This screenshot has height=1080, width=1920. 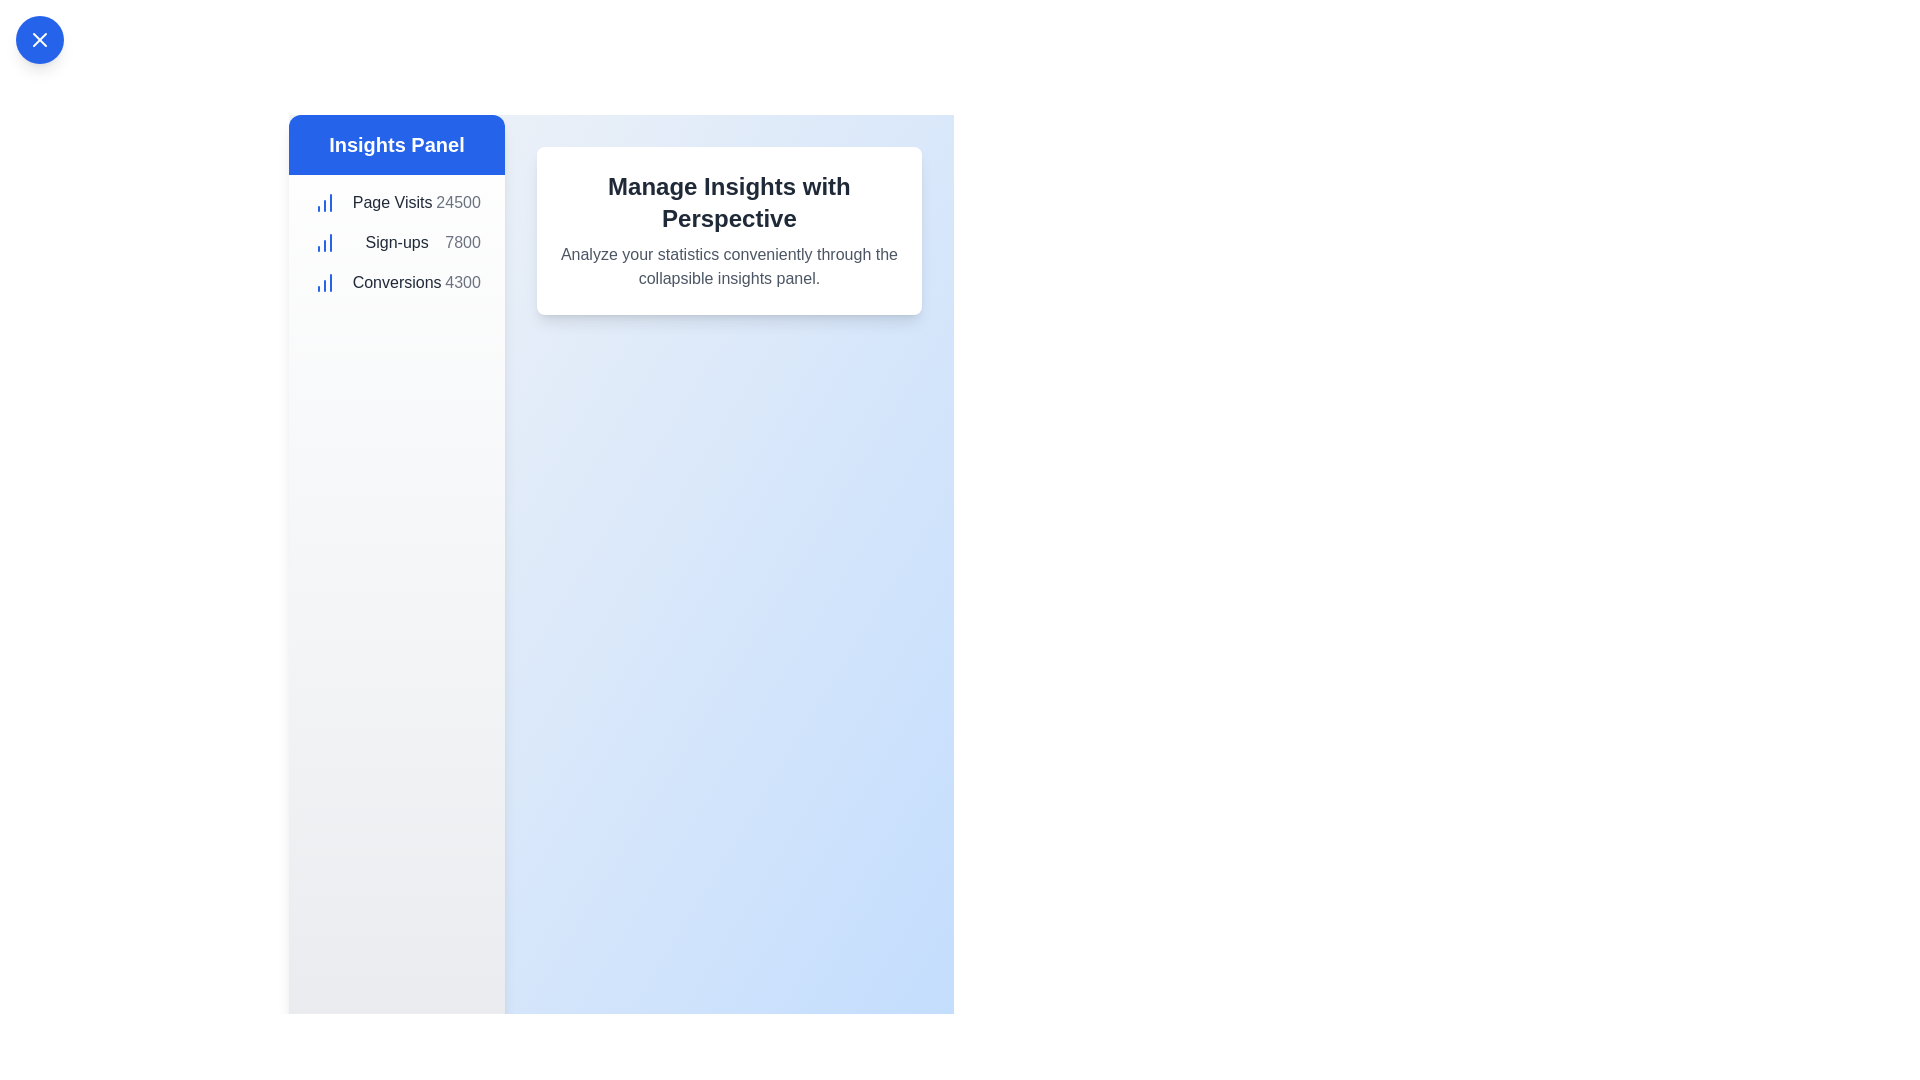 I want to click on the top-left button to toggle the visibility of the drawer, so click(x=39, y=39).